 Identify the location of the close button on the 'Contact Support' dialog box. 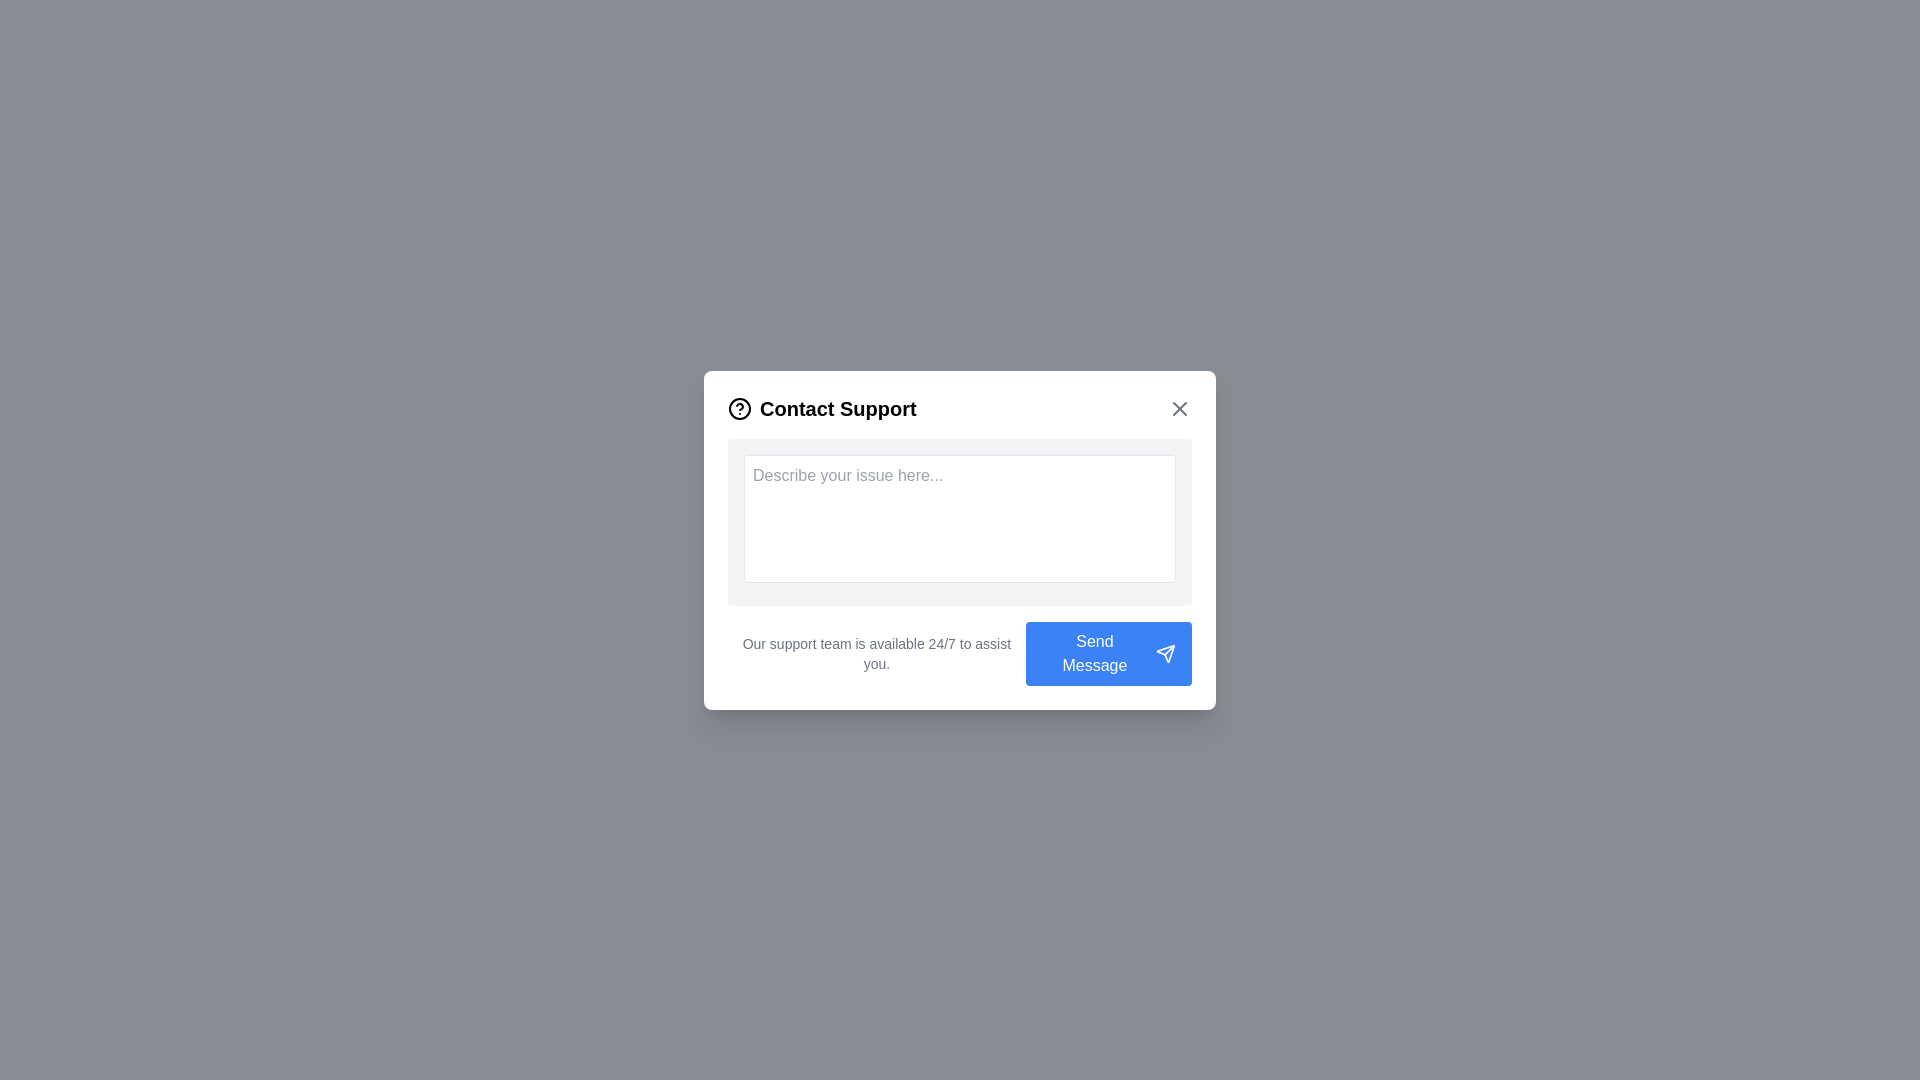
(1180, 407).